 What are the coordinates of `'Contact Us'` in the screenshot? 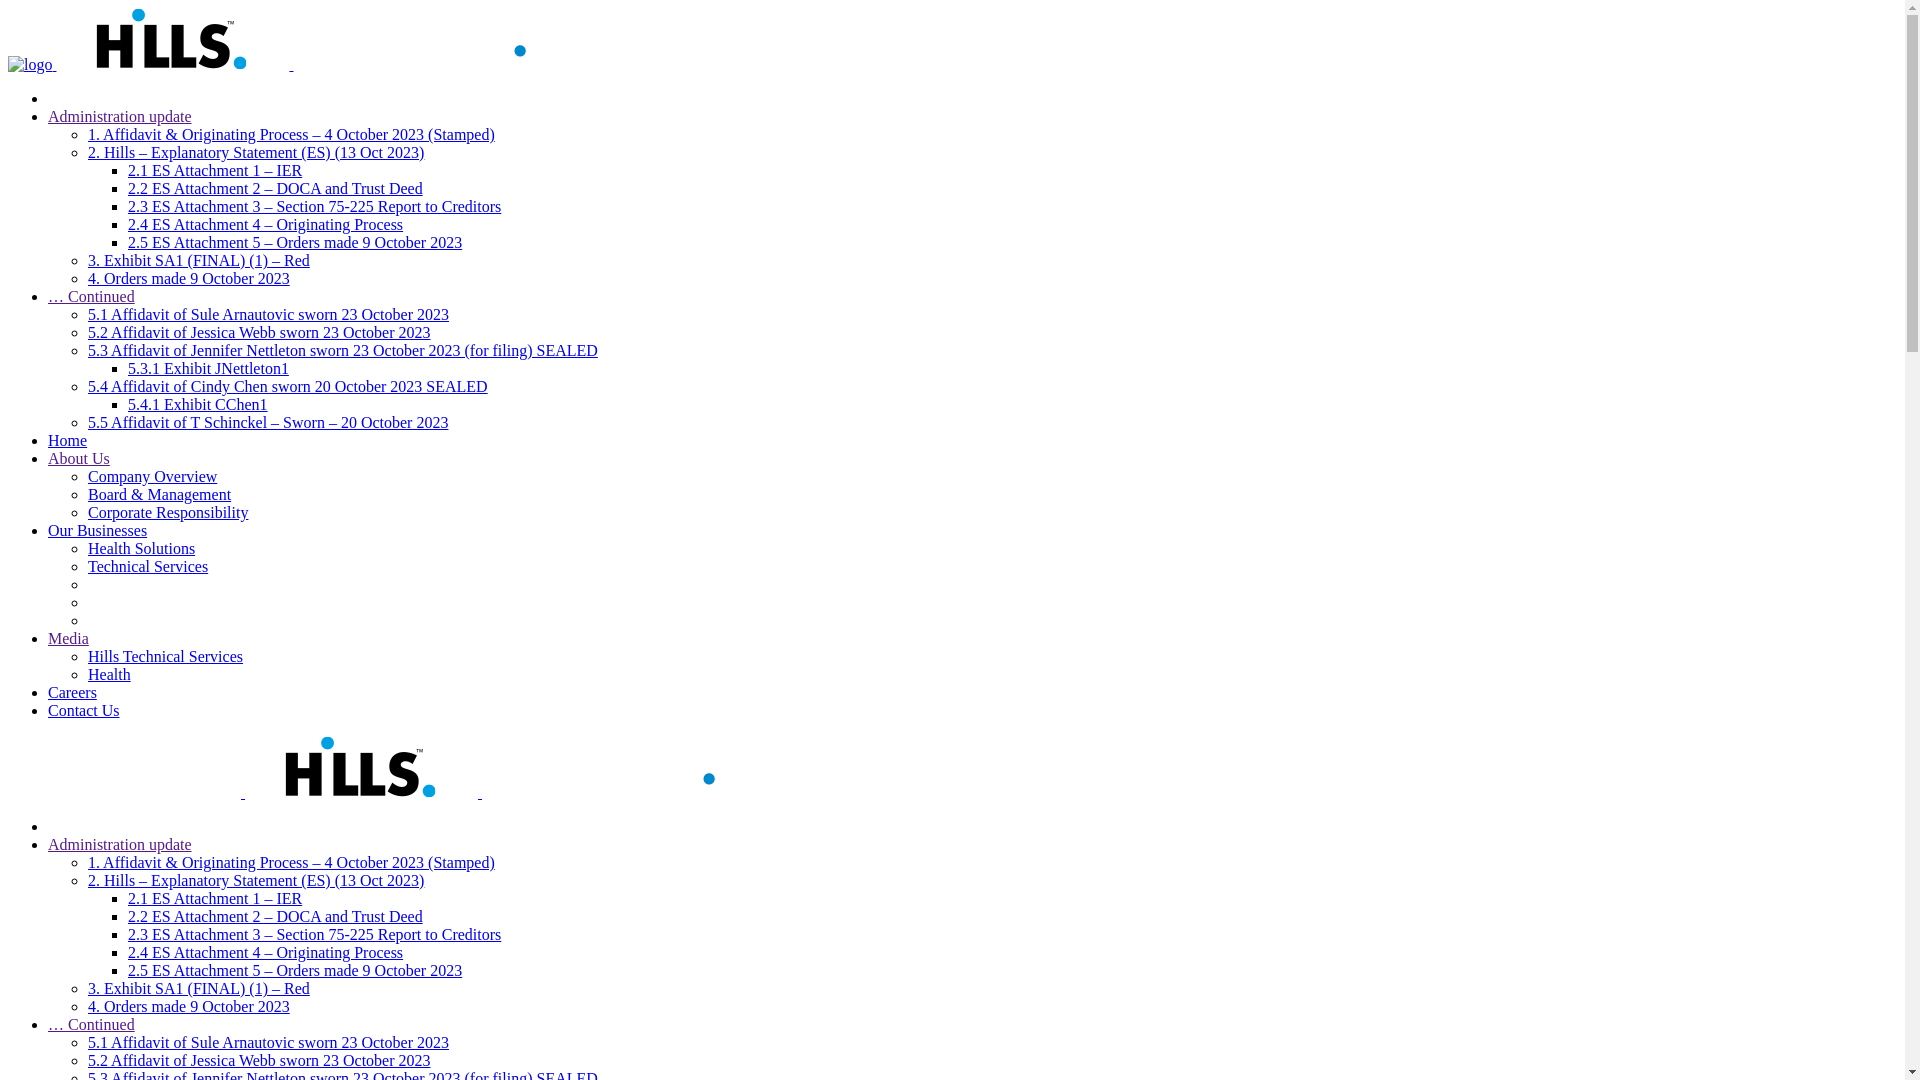 It's located at (48, 709).